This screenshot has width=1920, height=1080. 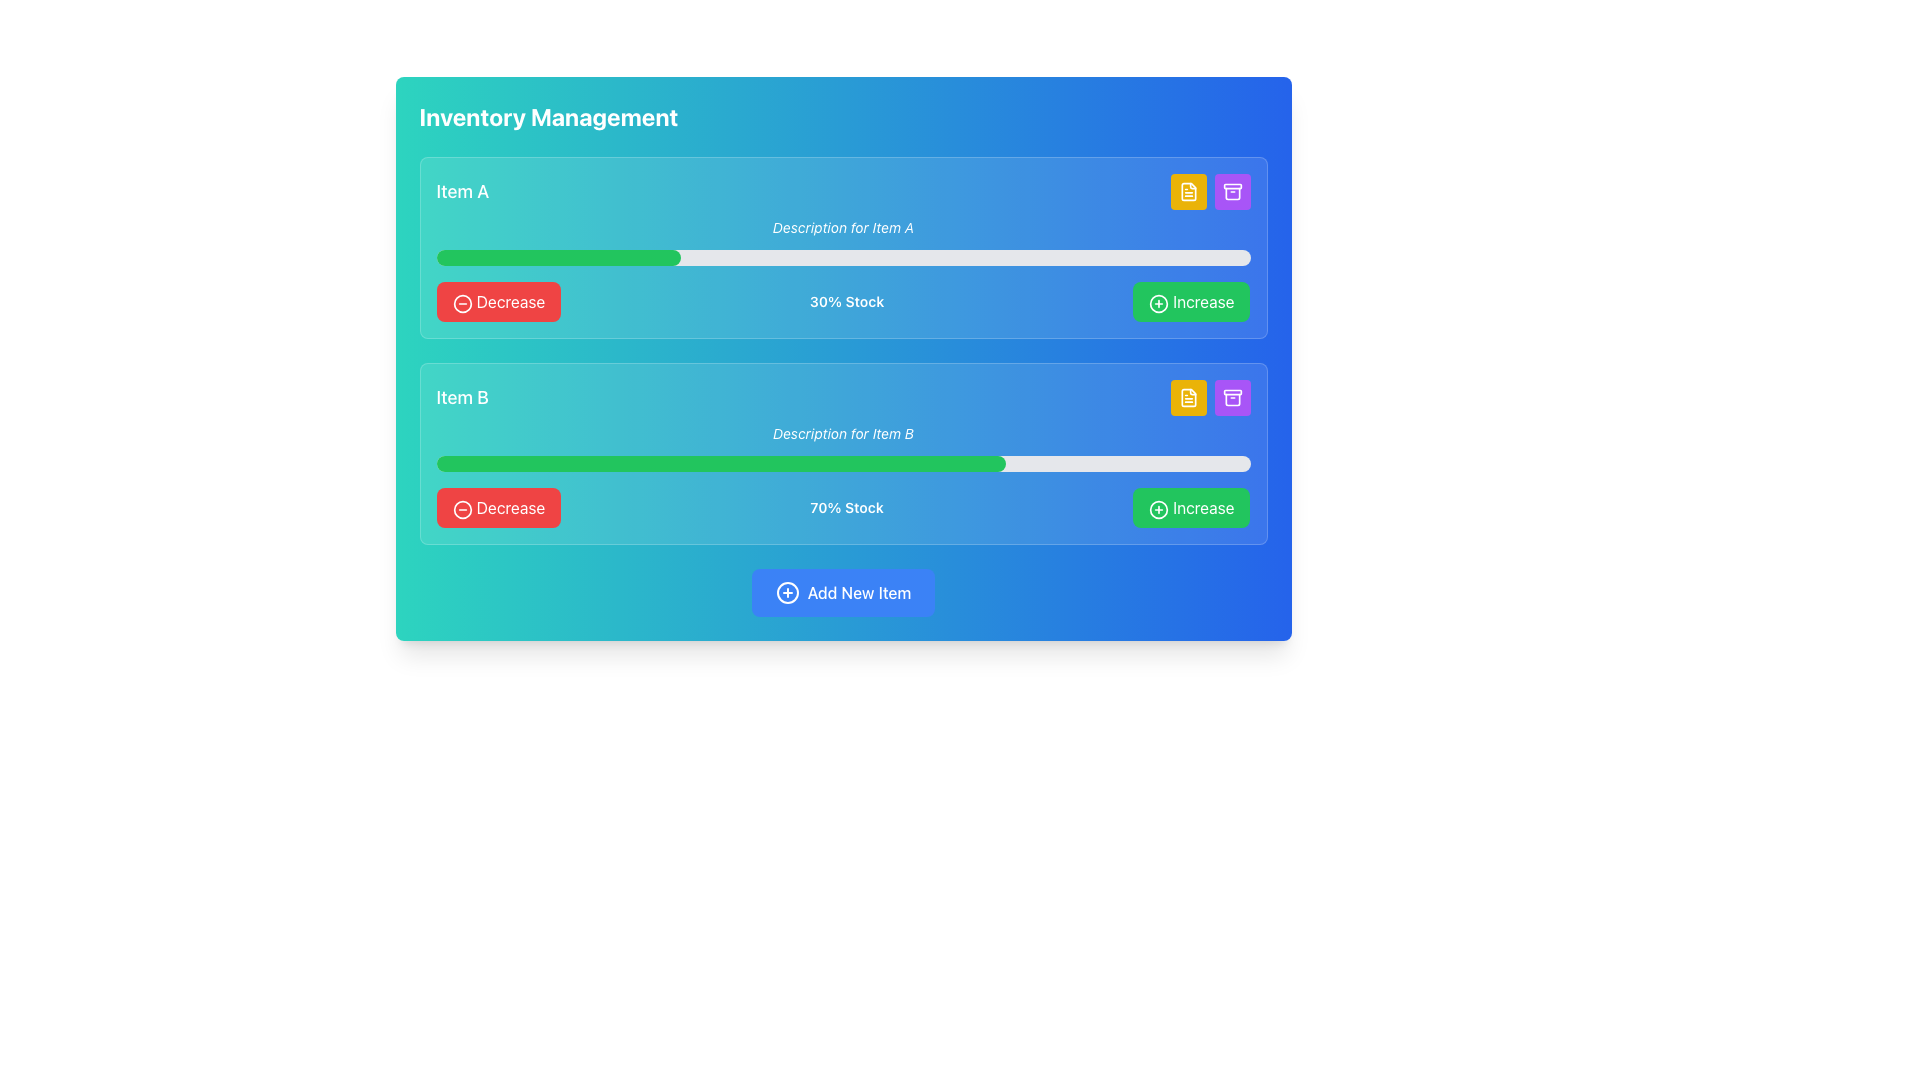 I want to click on the stock level, so click(x=459, y=257).